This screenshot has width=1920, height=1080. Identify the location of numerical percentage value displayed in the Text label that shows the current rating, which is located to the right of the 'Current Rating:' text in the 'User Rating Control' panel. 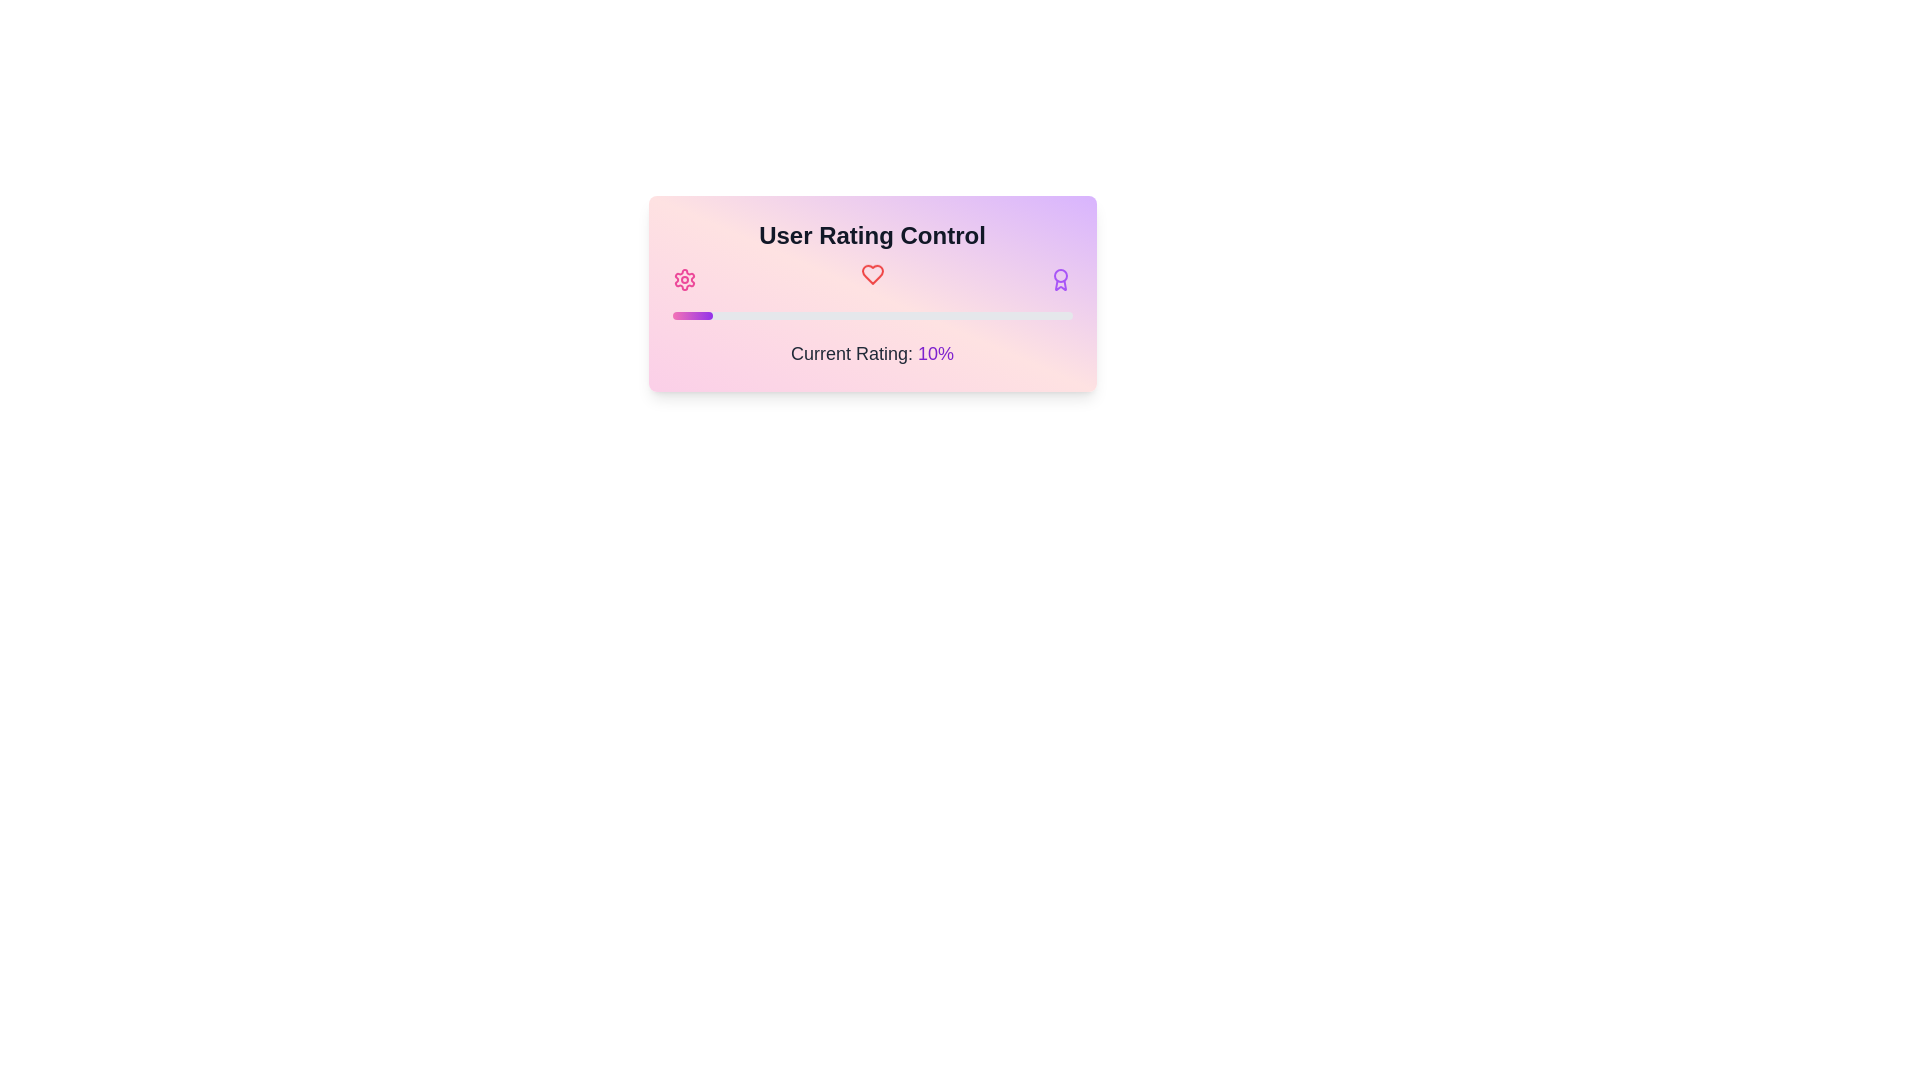
(935, 353).